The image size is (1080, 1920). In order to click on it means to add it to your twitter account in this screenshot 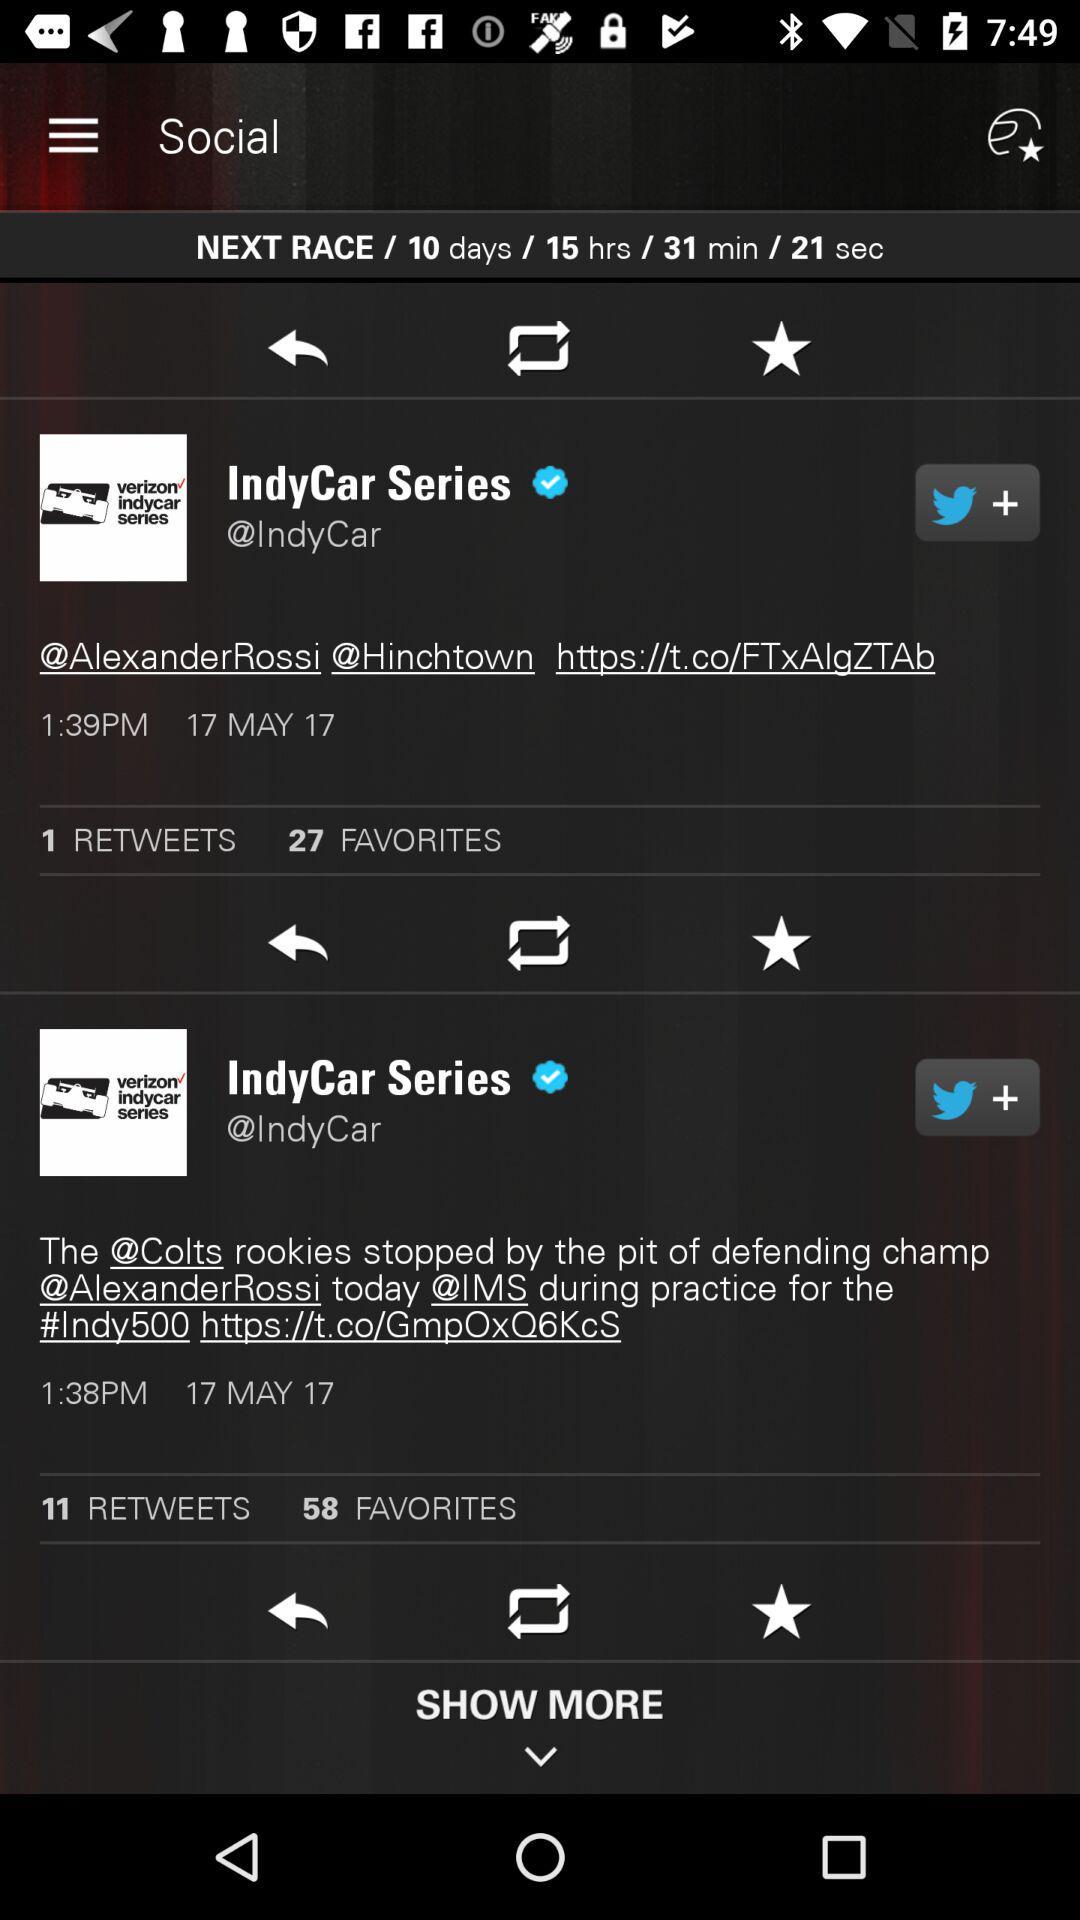, I will do `click(976, 502)`.